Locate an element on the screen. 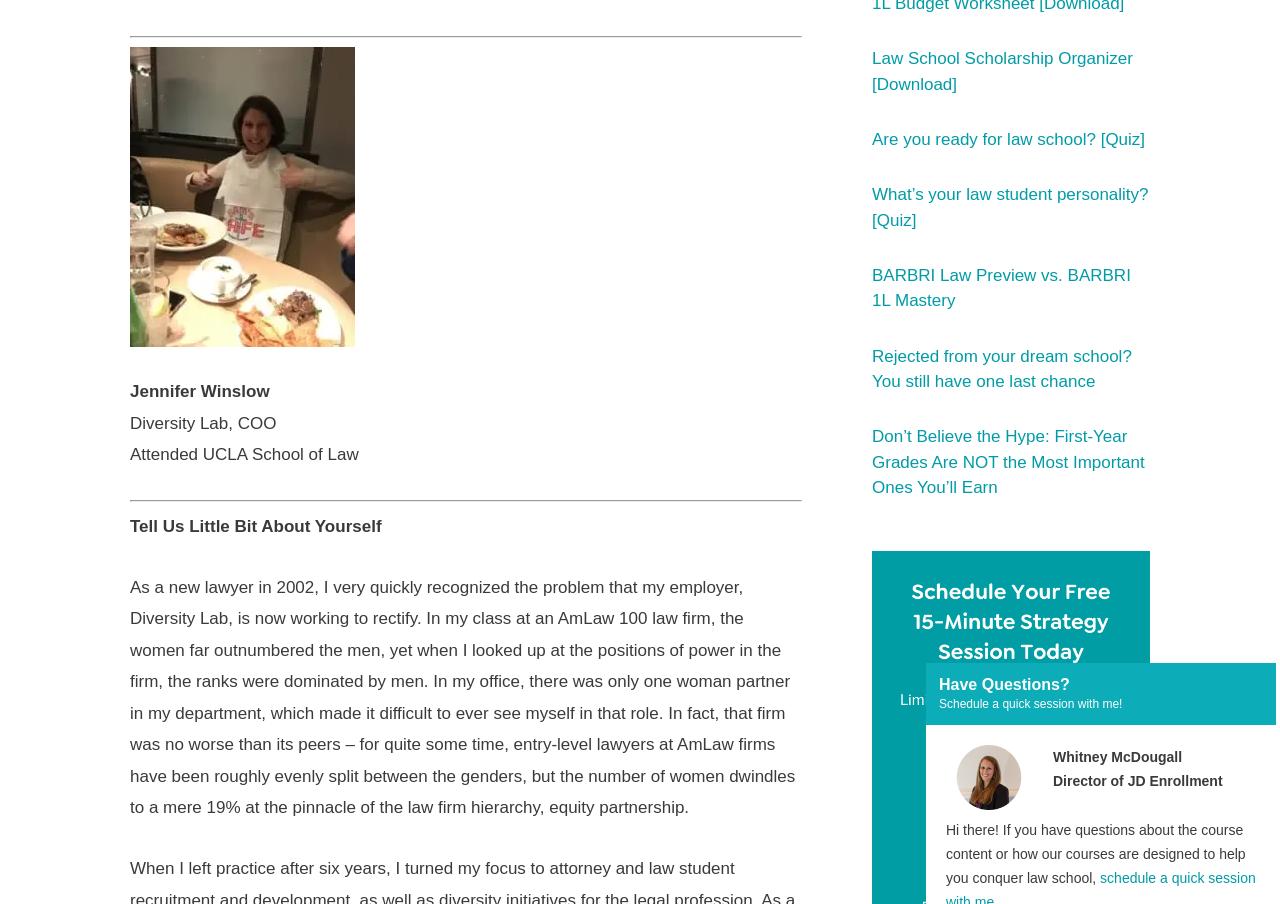 The height and width of the screenshot is (904, 1280). 'Law School Scholarship Organizer [Download]' is located at coordinates (872, 70).